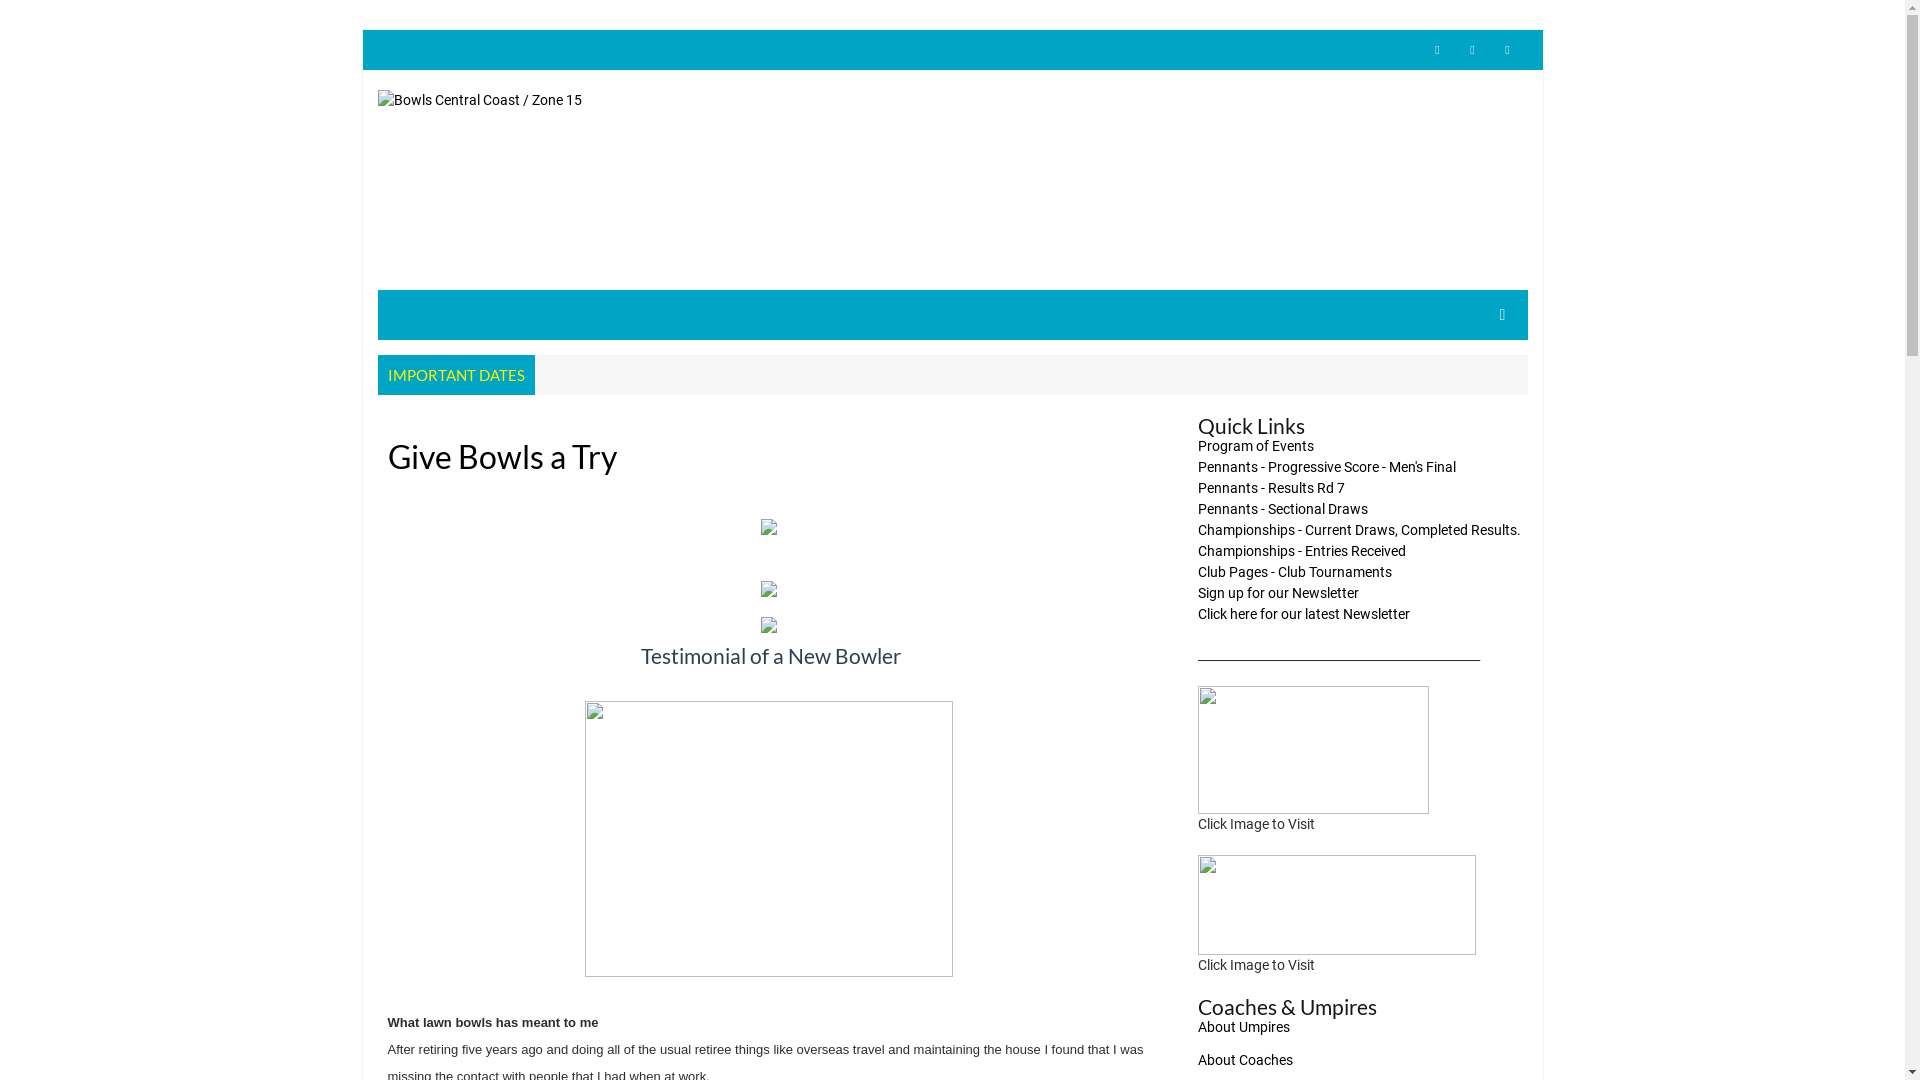  I want to click on 'Pennants - Results Rd 7', so click(1270, 488).